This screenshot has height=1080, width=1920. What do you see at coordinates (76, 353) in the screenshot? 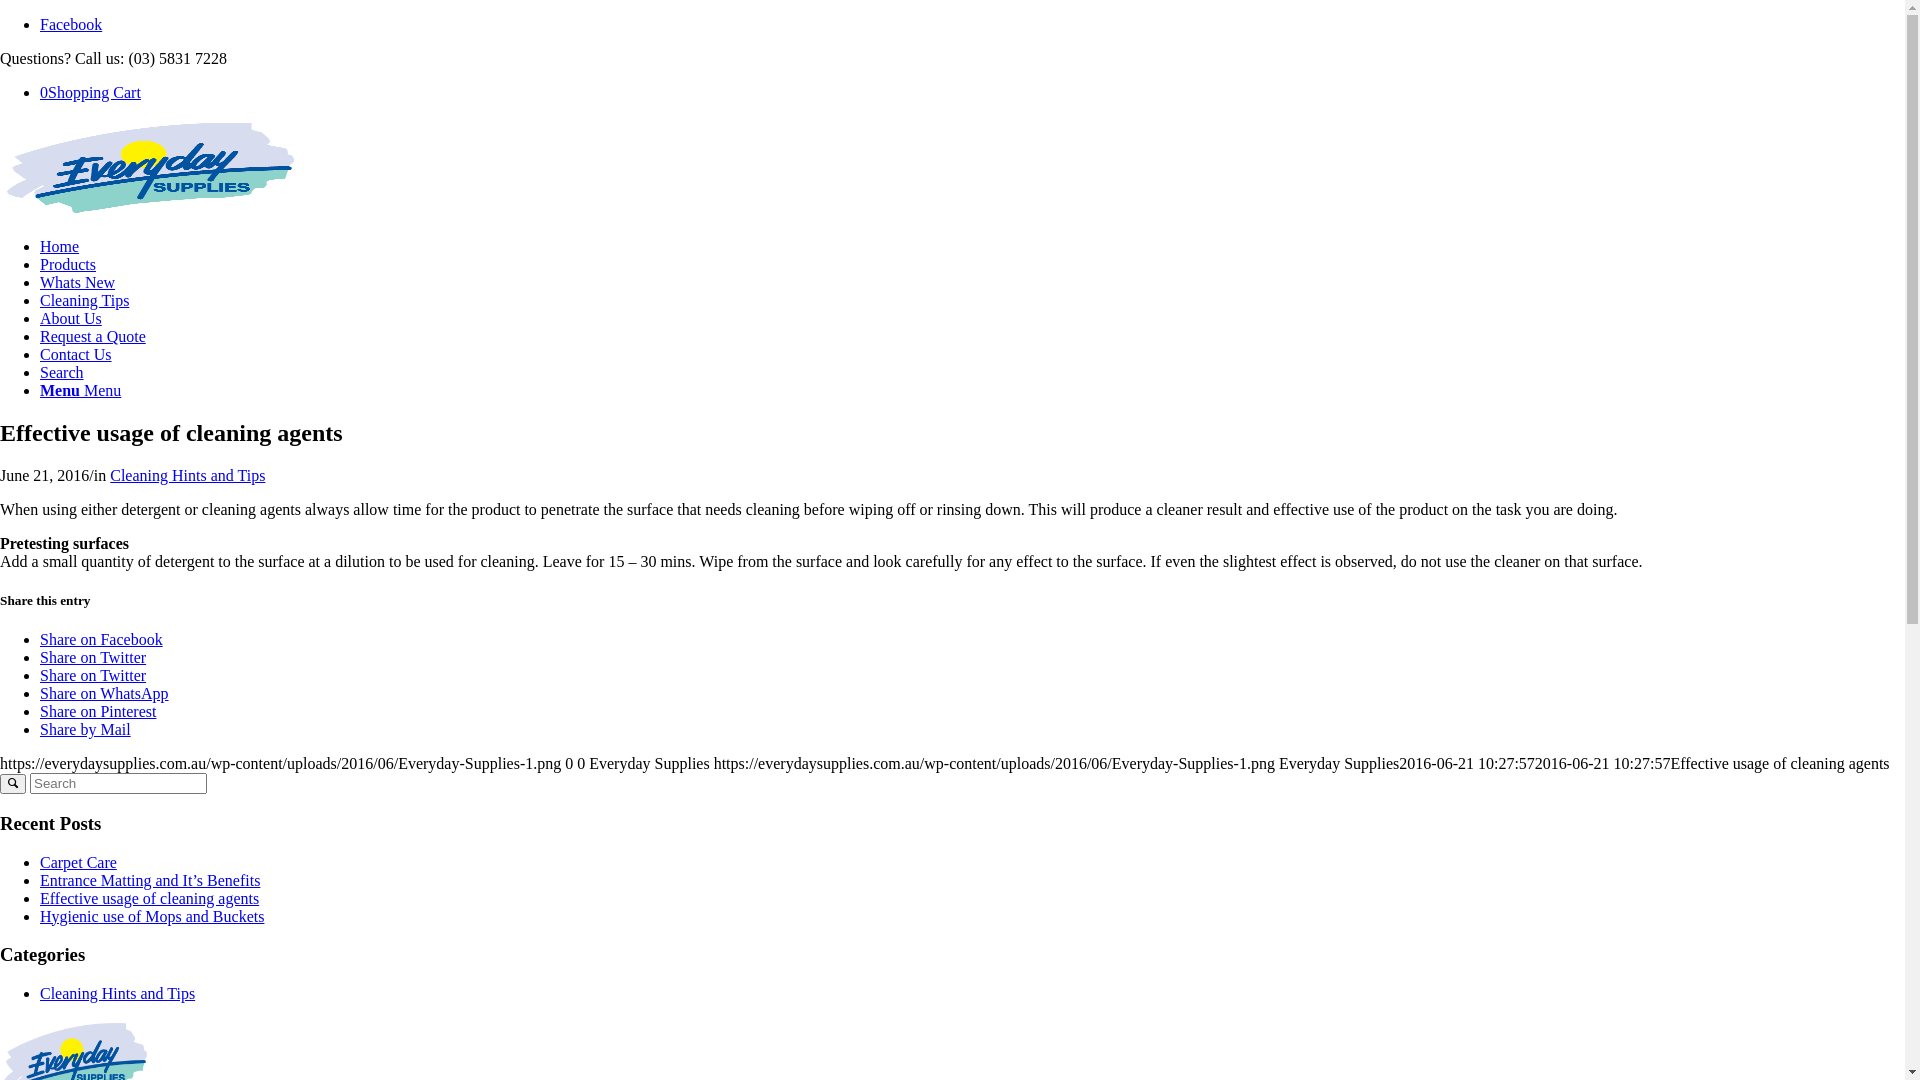
I see `'Contact Us'` at bounding box center [76, 353].